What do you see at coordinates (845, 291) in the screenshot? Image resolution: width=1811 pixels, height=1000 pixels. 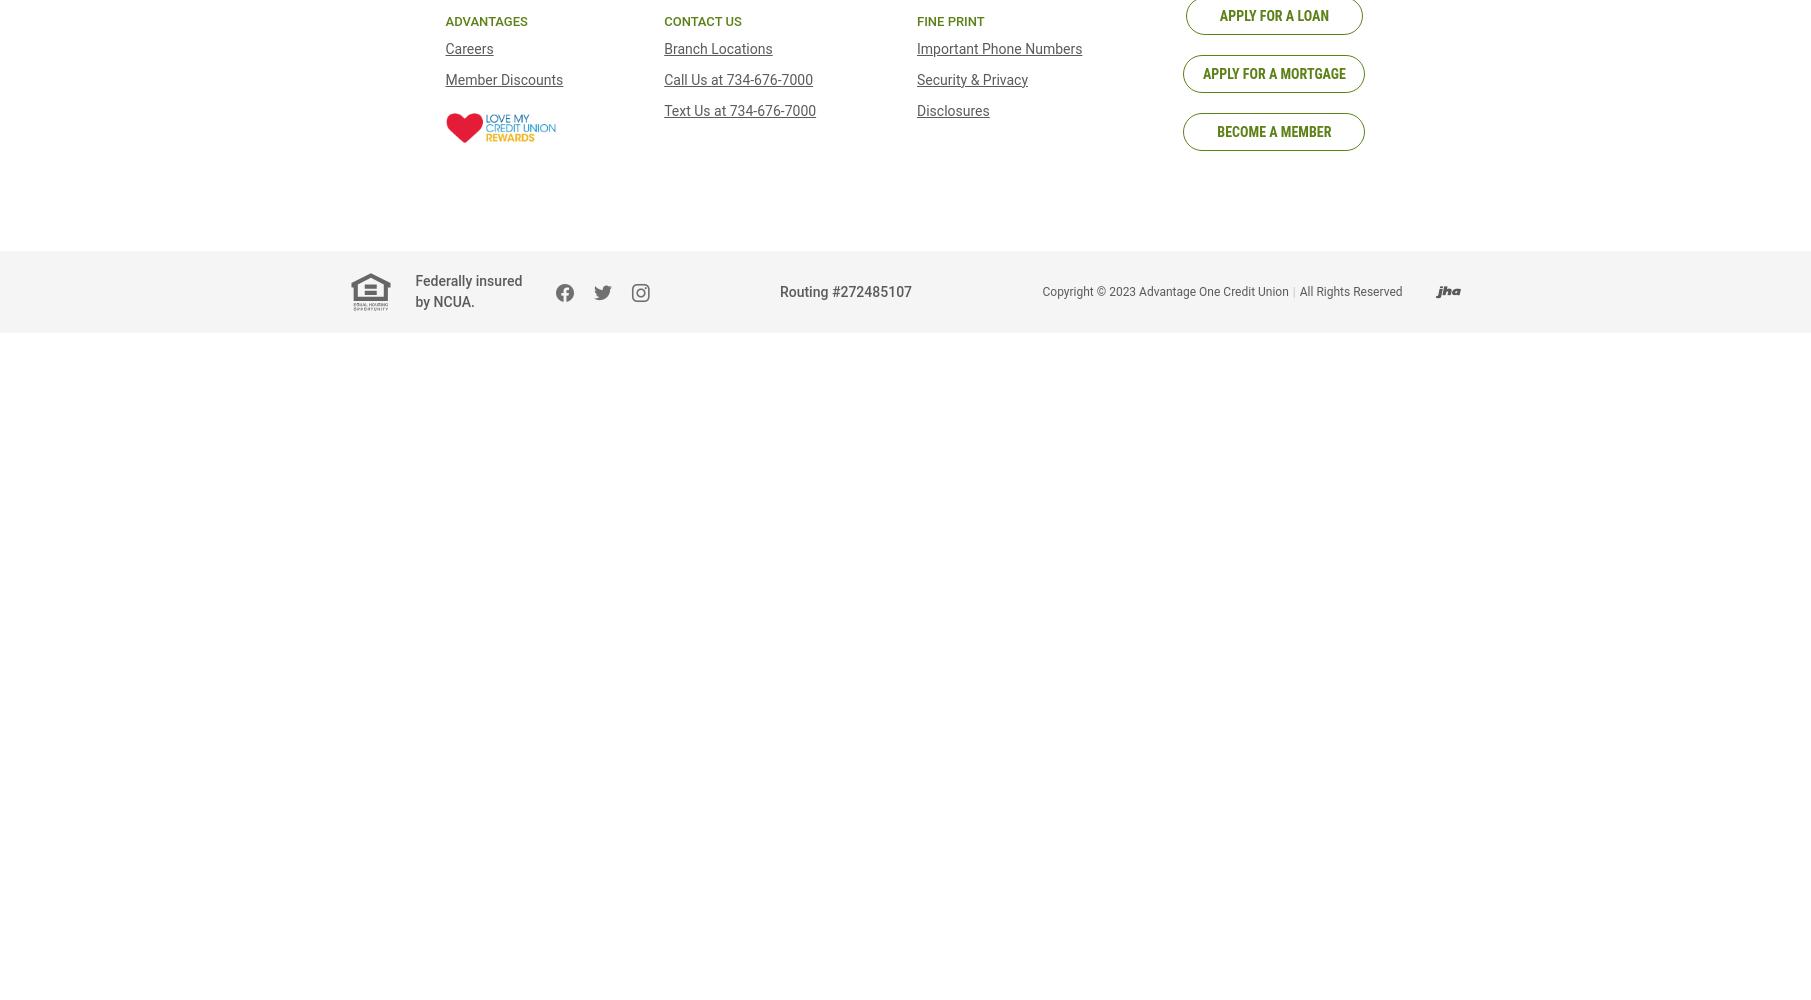 I see `'Routing #272485107'` at bounding box center [845, 291].